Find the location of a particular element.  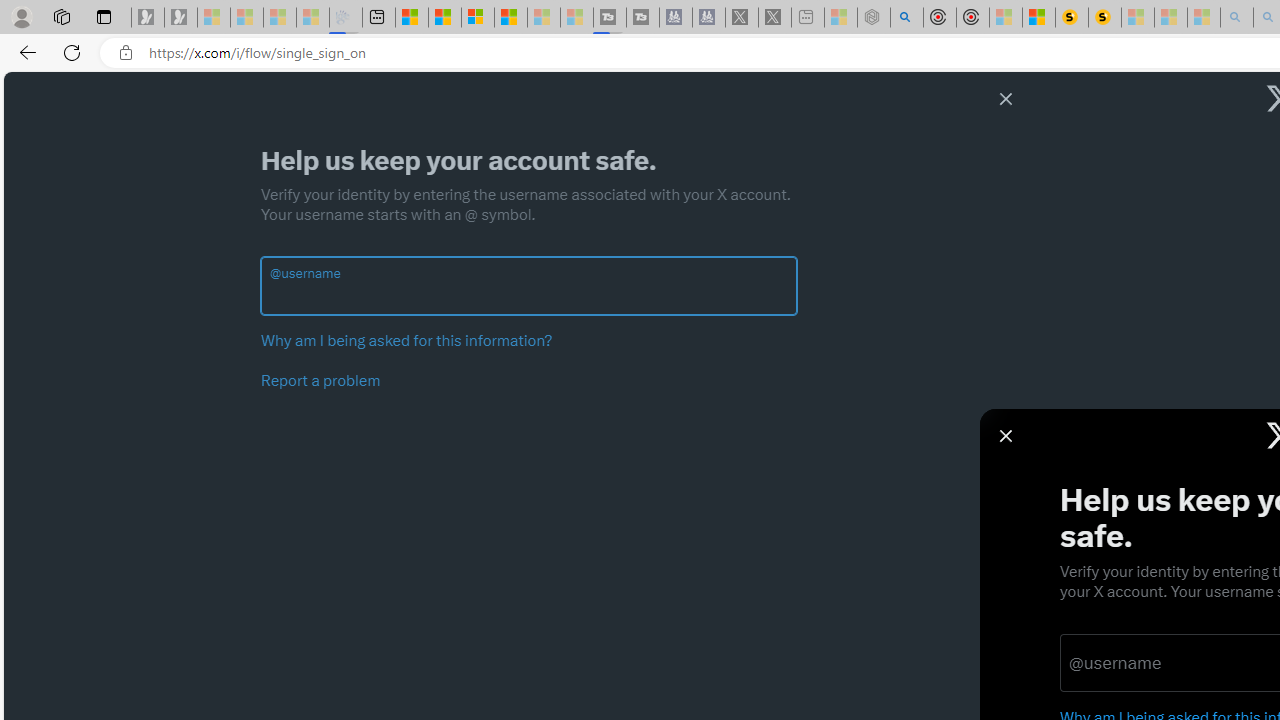

'Report a problem' is located at coordinates (321, 381).